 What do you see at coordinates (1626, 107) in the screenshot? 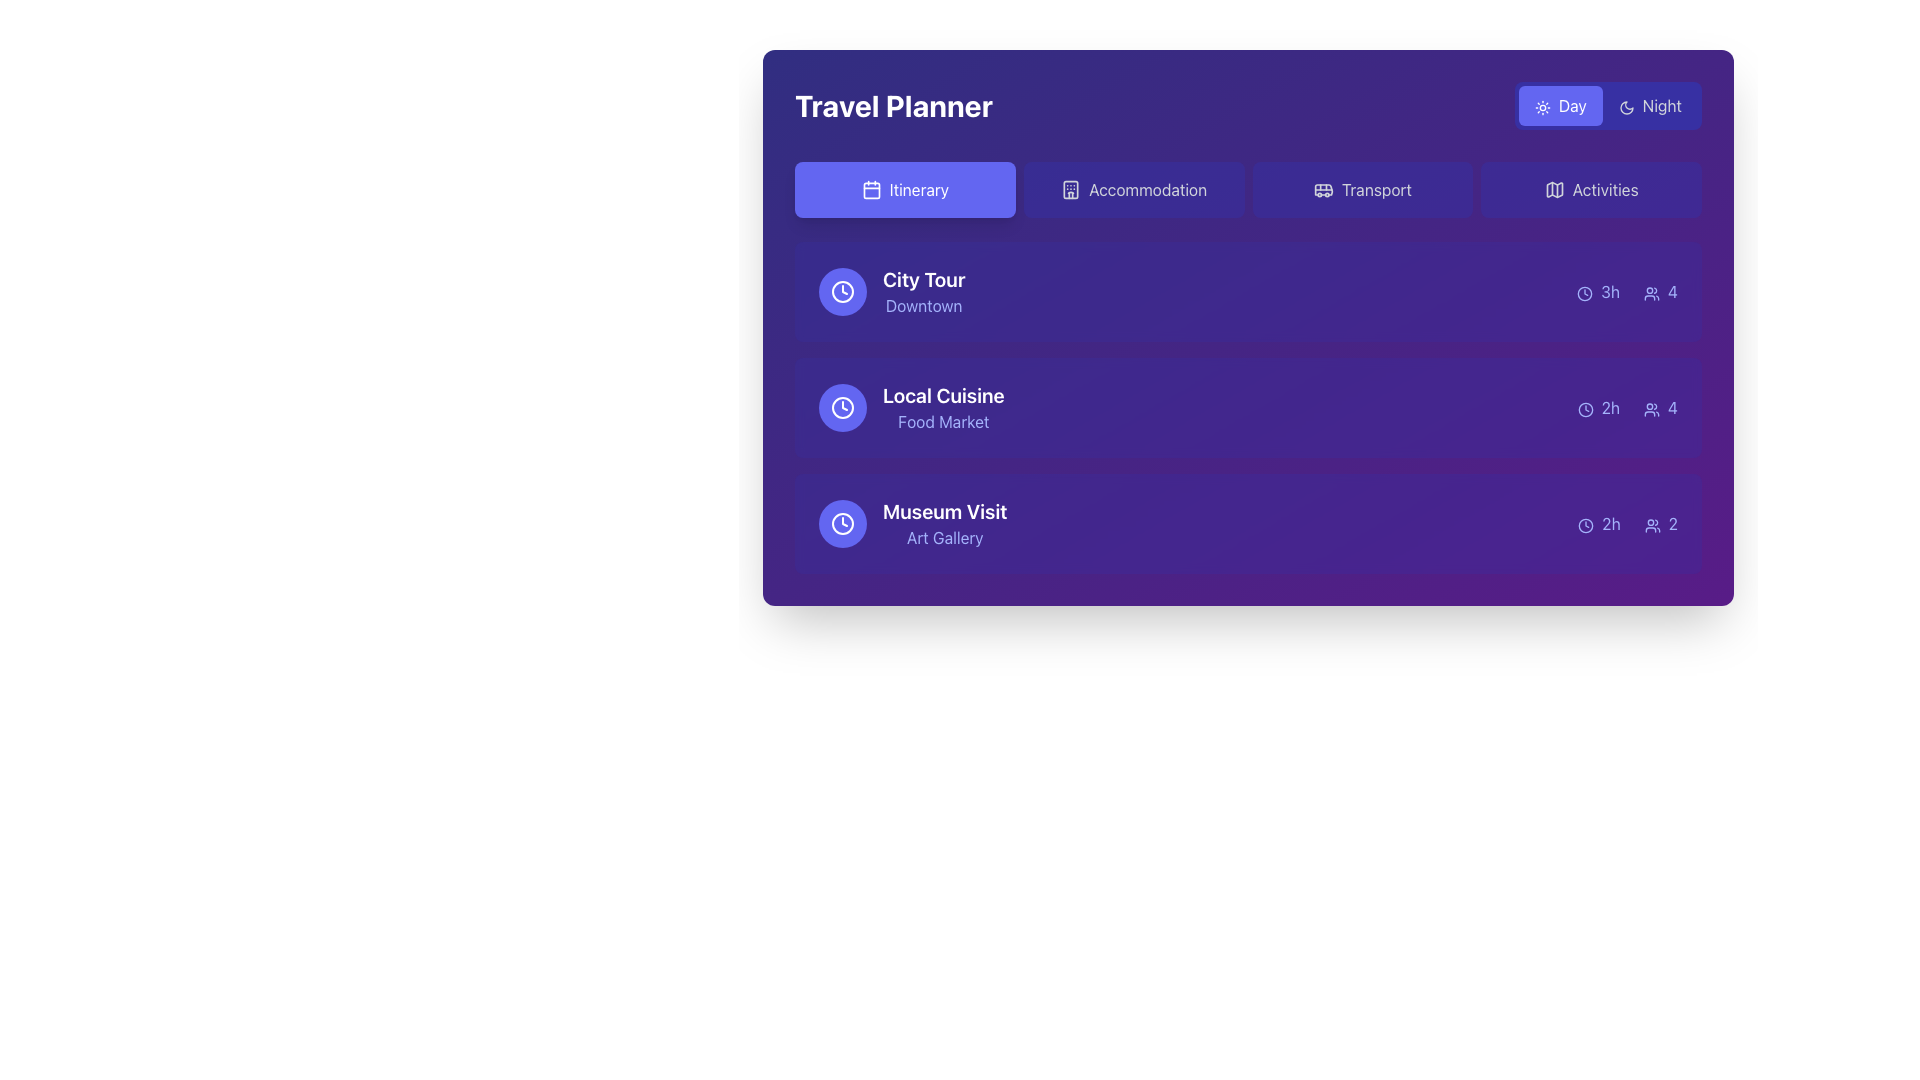
I see `the night mode icon located inside the rectangular button labeled 'Night' in the top-right corner of the main interface` at bounding box center [1626, 107].